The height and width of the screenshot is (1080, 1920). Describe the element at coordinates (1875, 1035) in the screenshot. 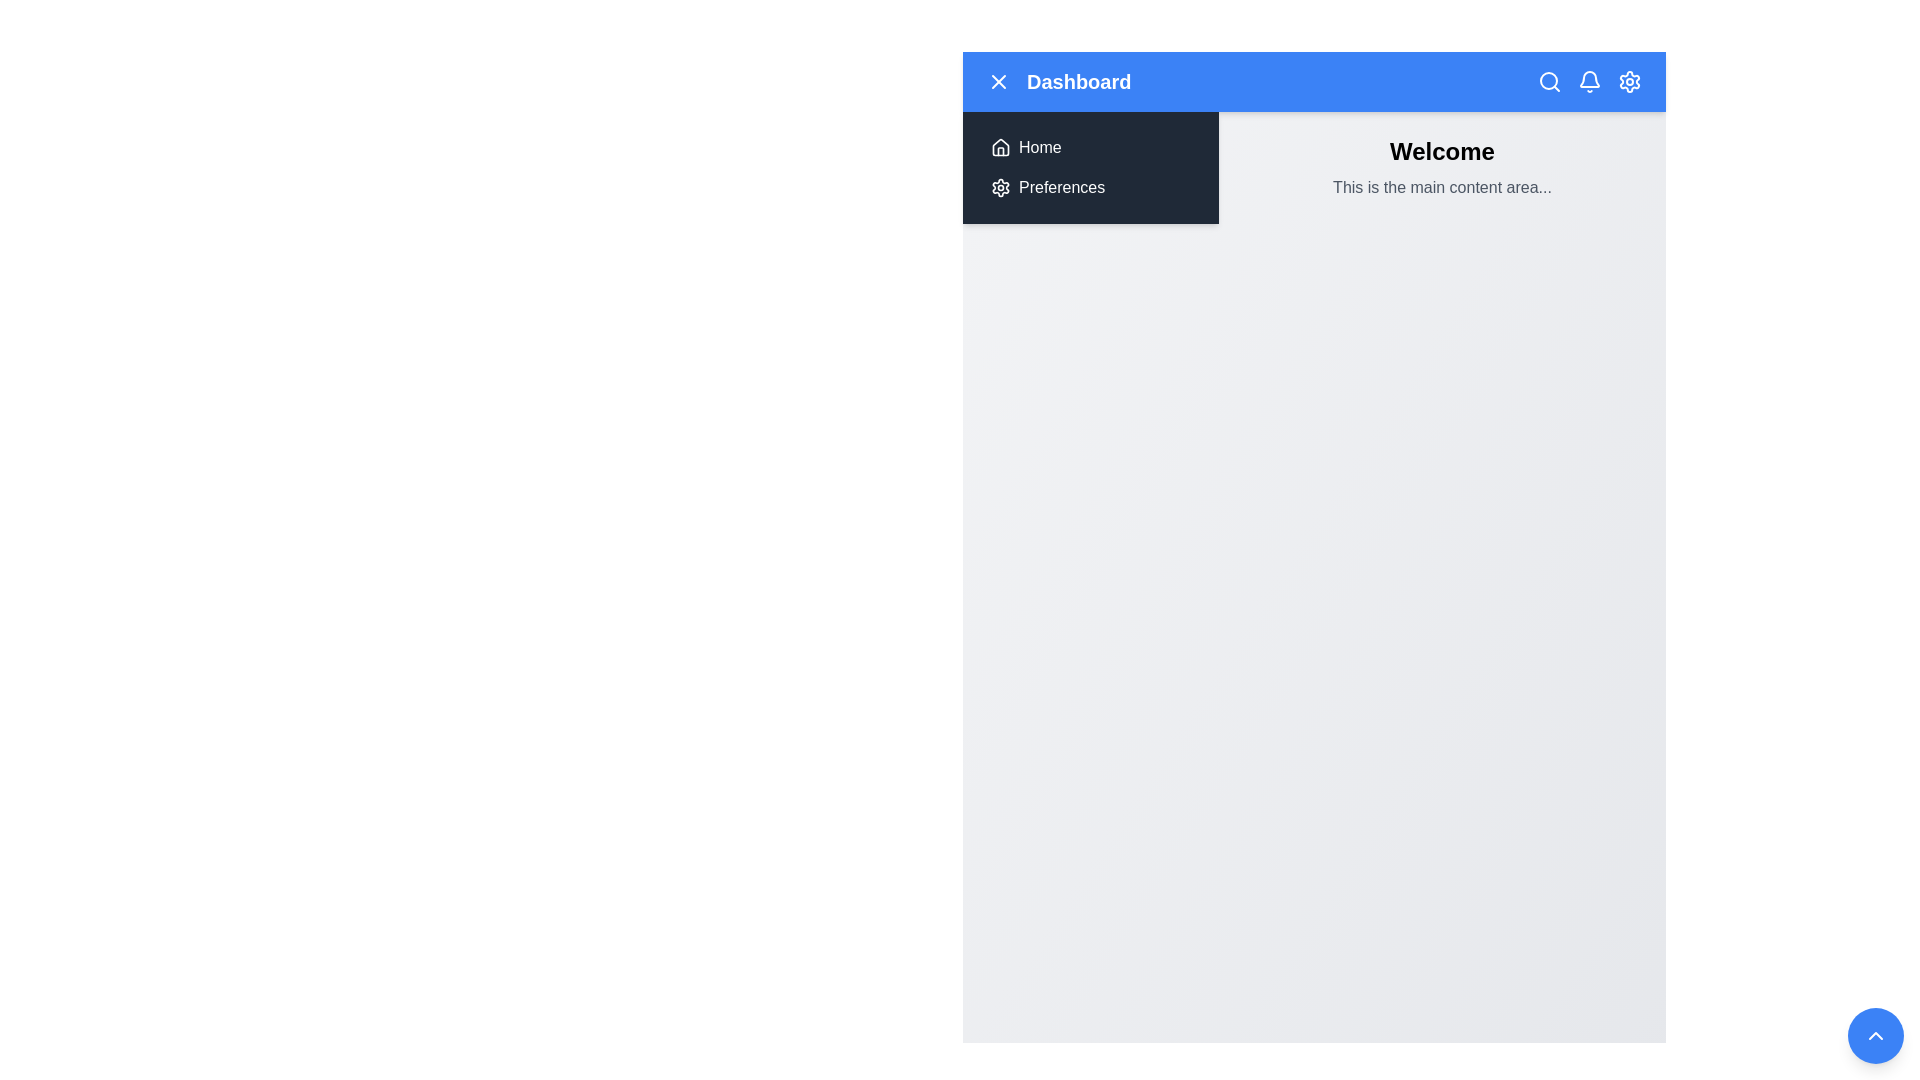

I see `the circular blue button with a white upward-pointing chevron icon` at that location.